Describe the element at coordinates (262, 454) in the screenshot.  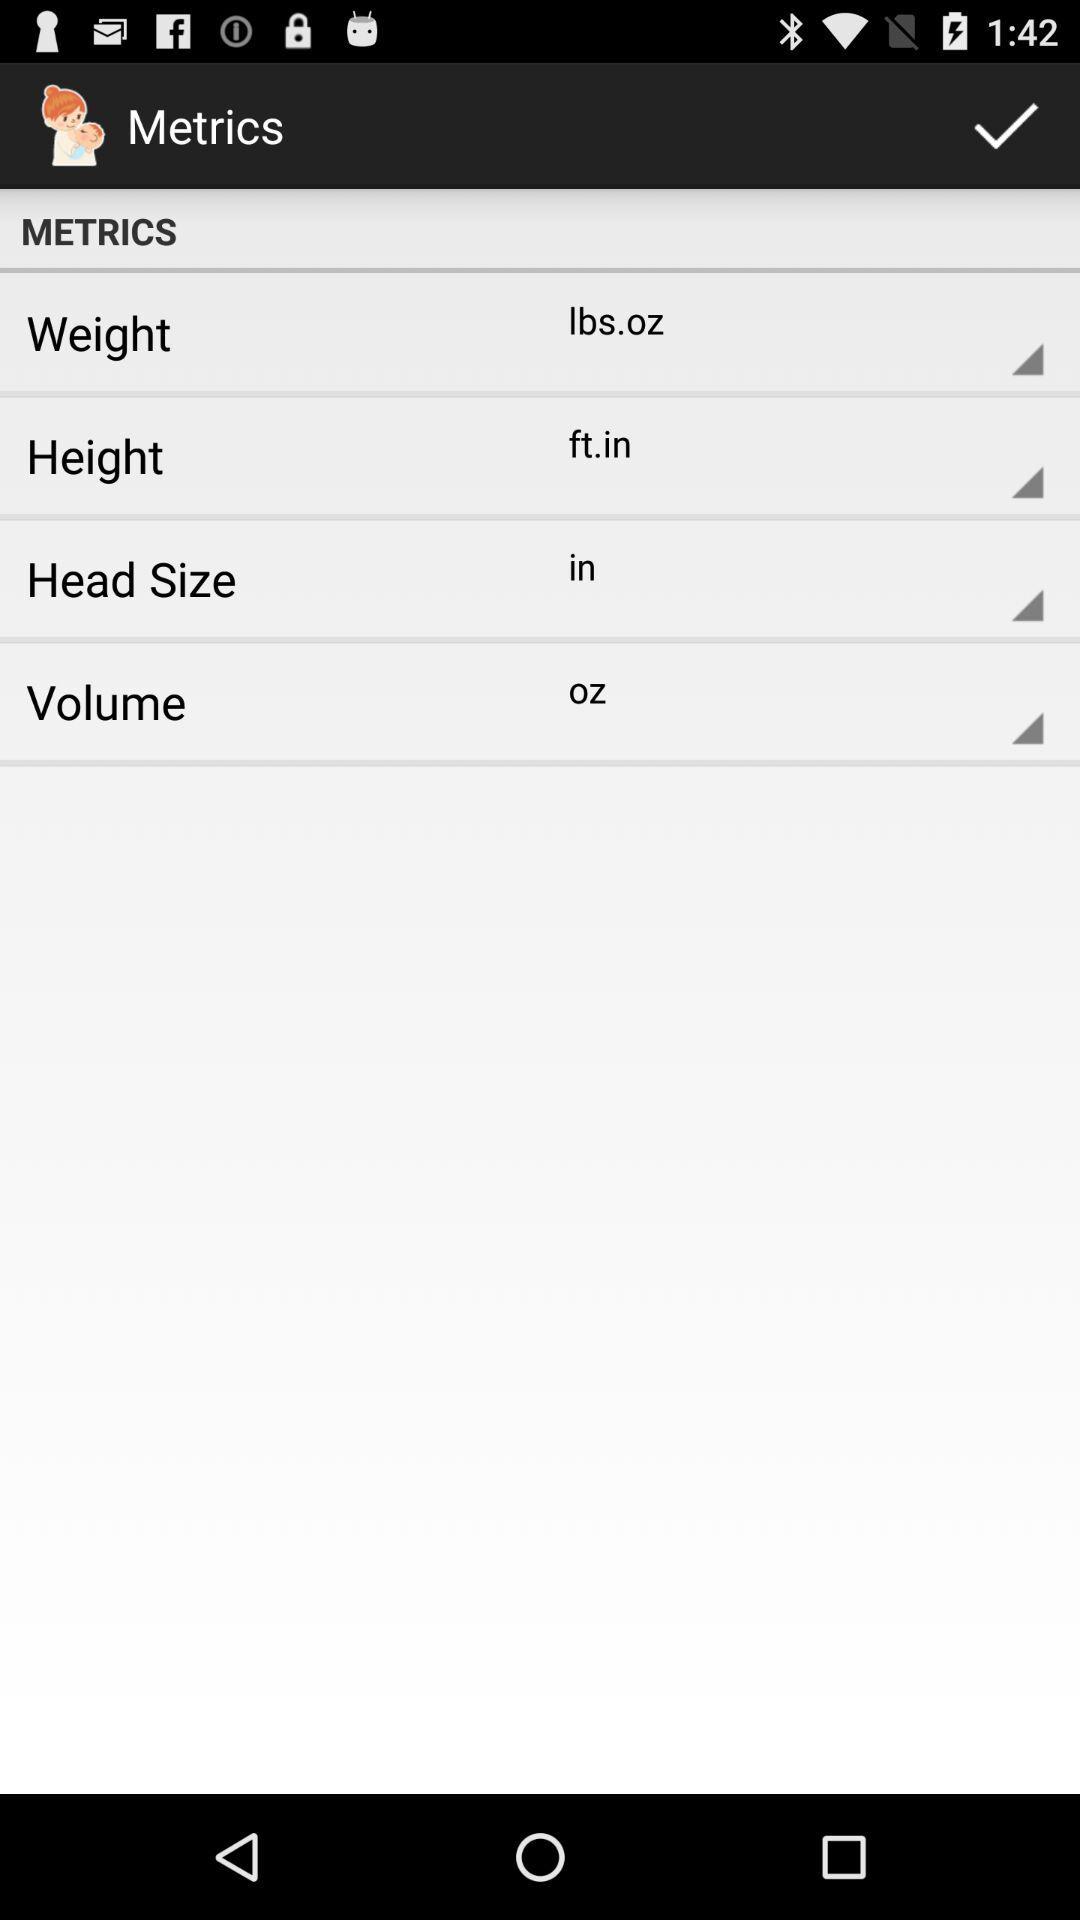
I see `the height item` at that location.